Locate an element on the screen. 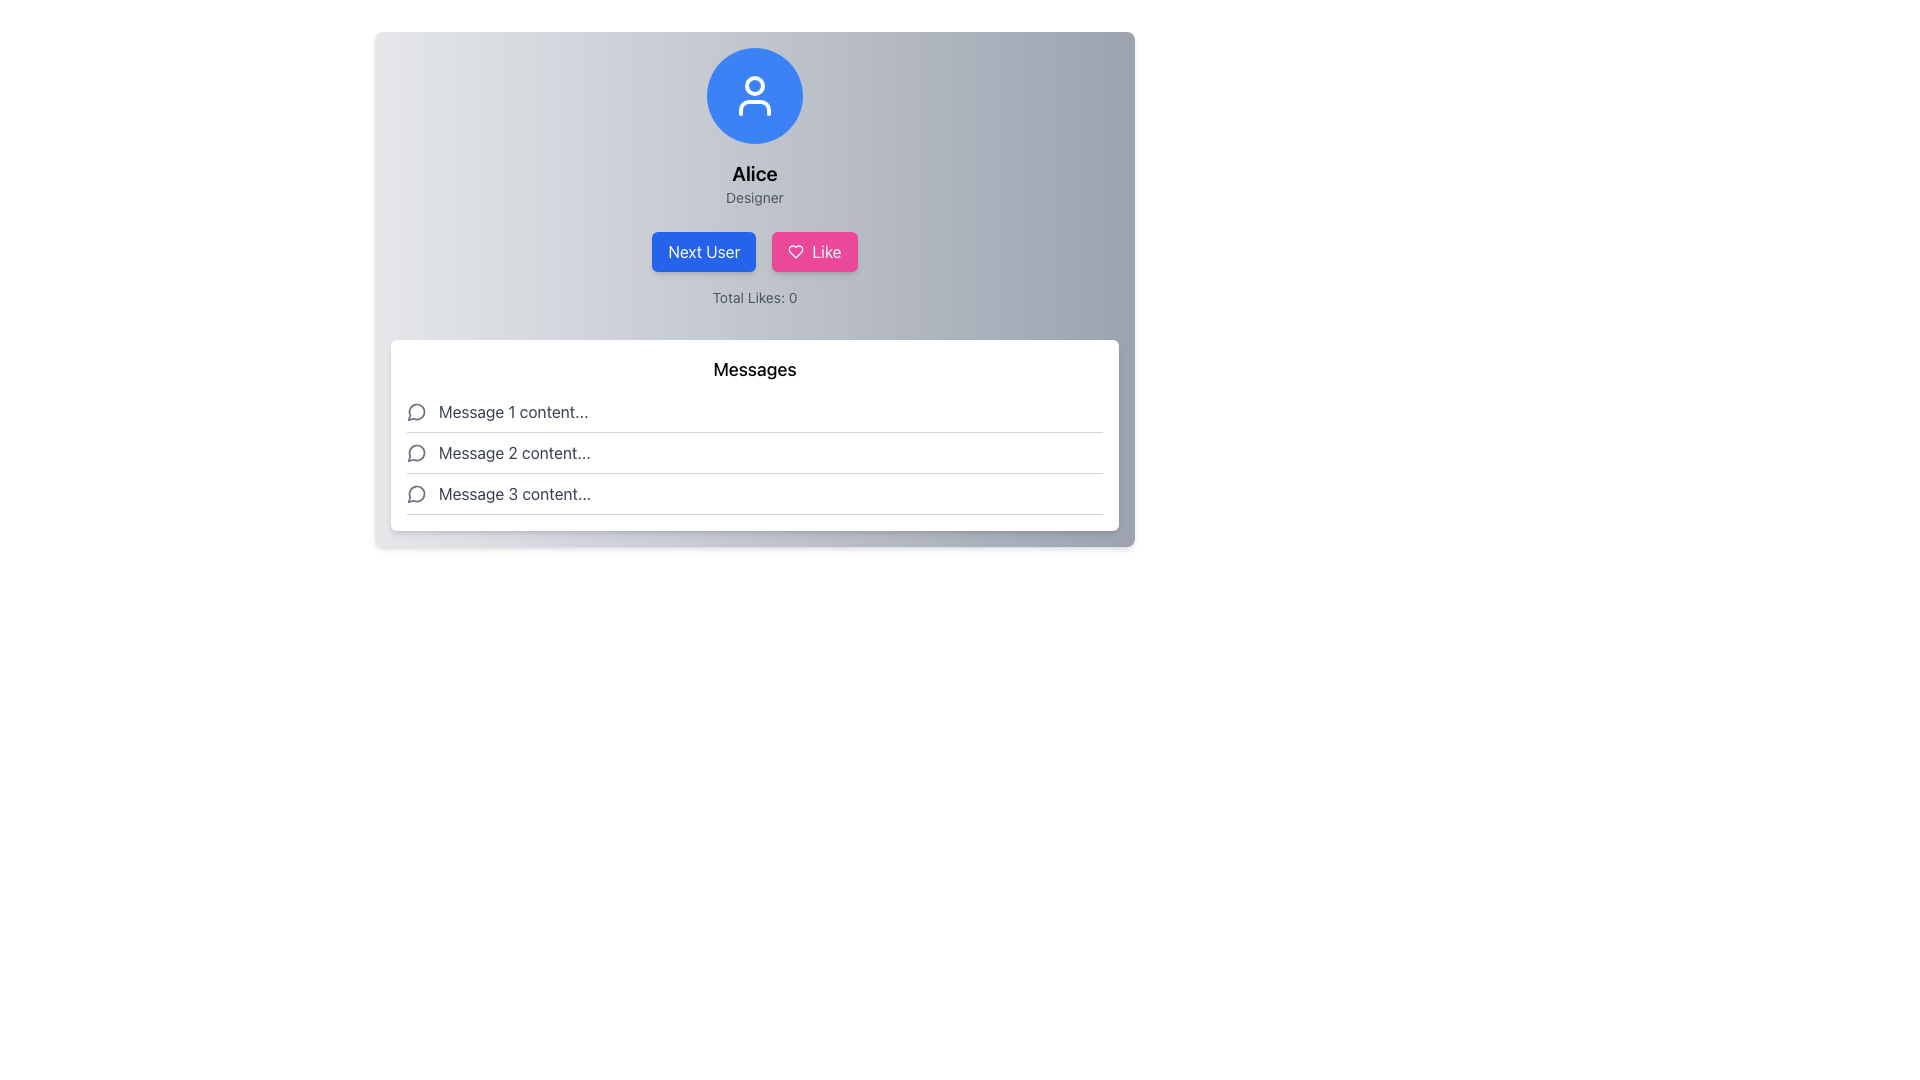 The image size is (1920, 1080). the message icon positioned to the far left within the 'Message 3 content...' row of the vertically stacked list of messages is located at coordinates (416, 493).